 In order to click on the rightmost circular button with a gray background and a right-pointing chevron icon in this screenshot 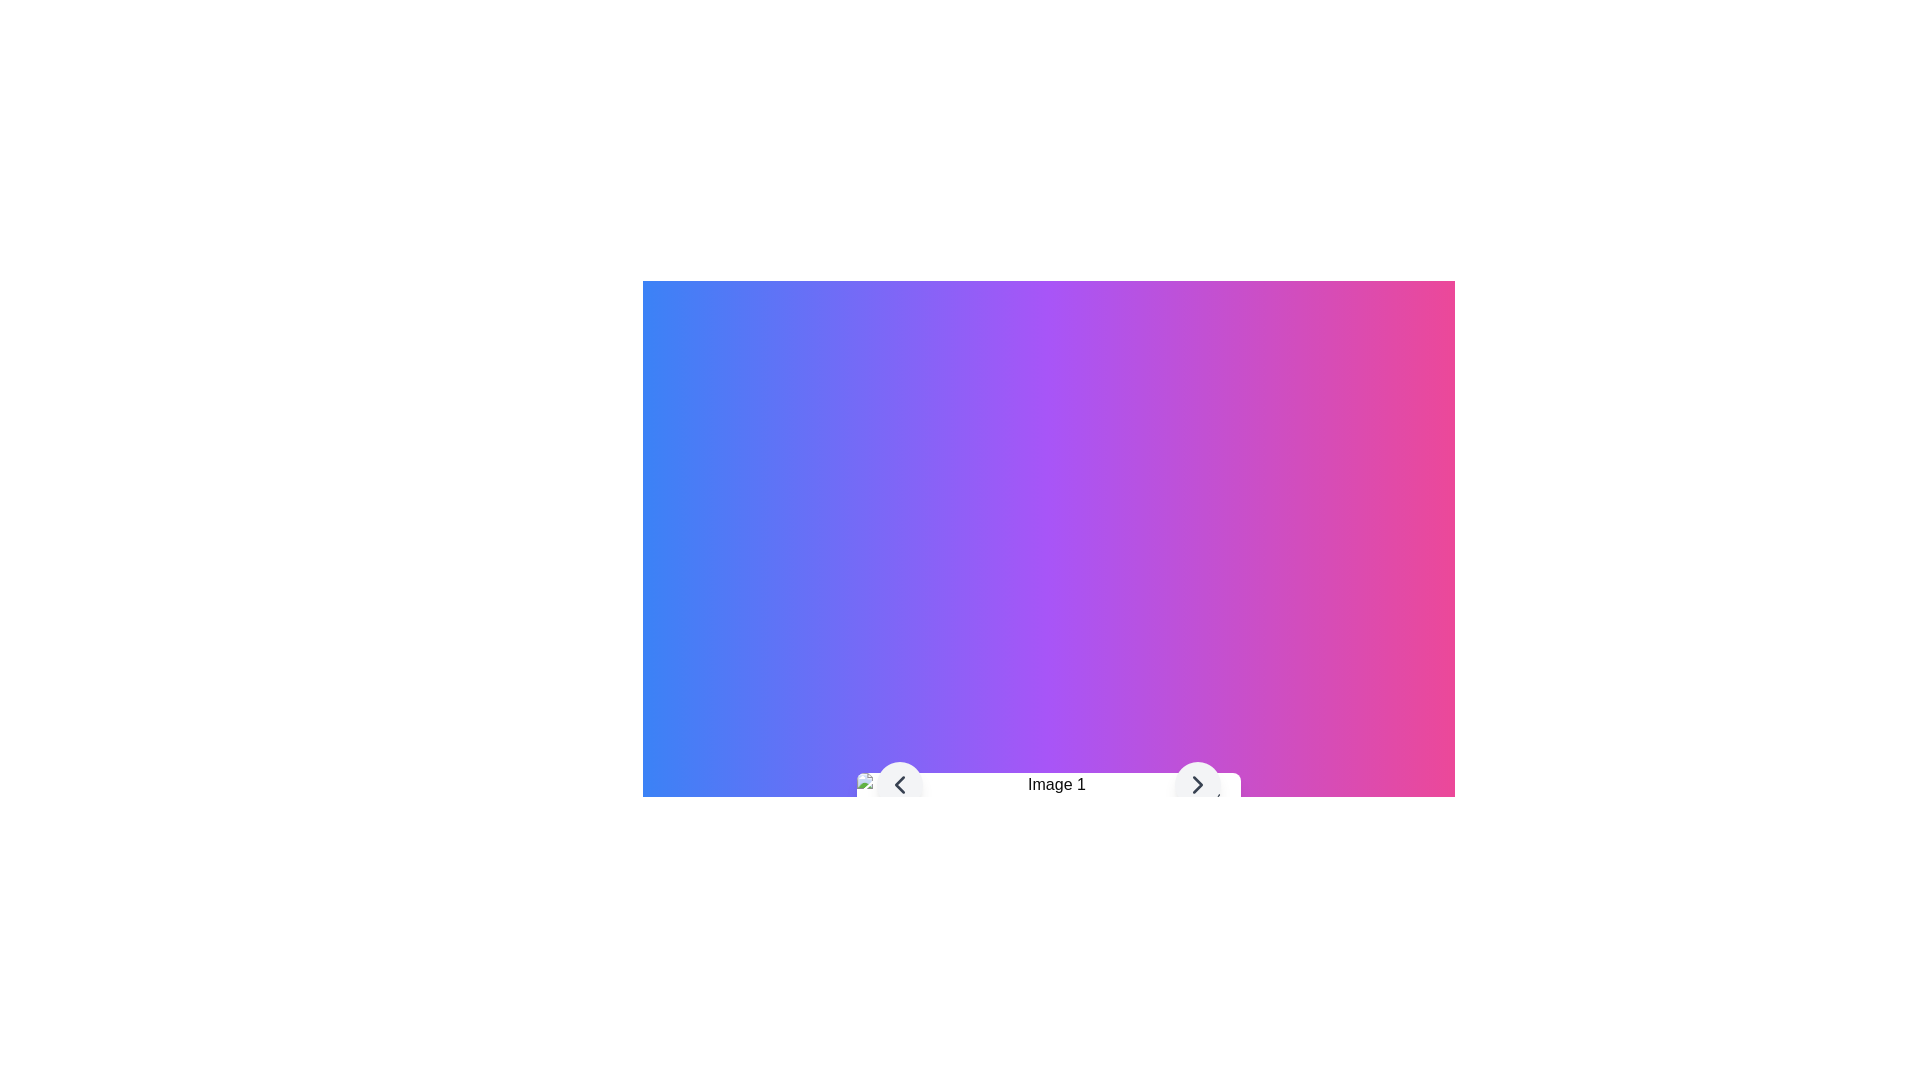, I will do `click(1198, 784)`.